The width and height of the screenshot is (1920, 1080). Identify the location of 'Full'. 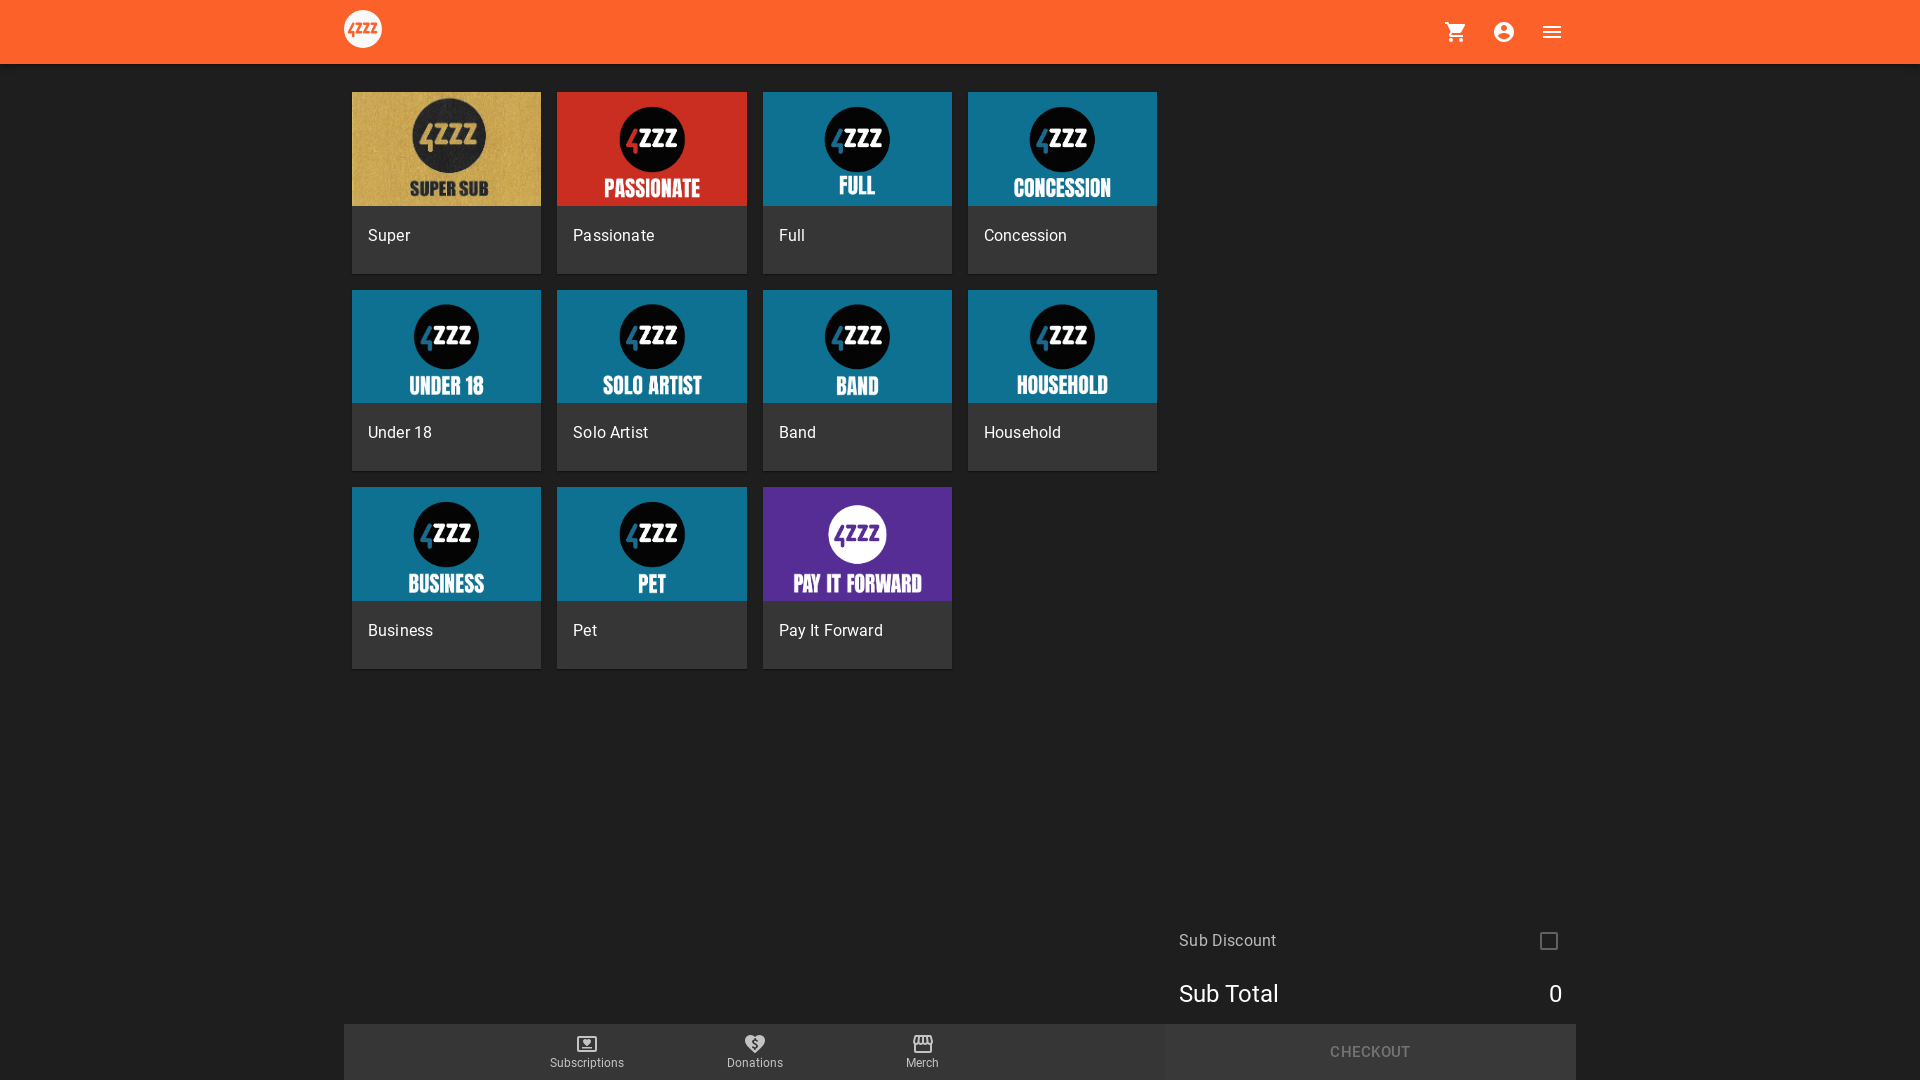
(857, 182).